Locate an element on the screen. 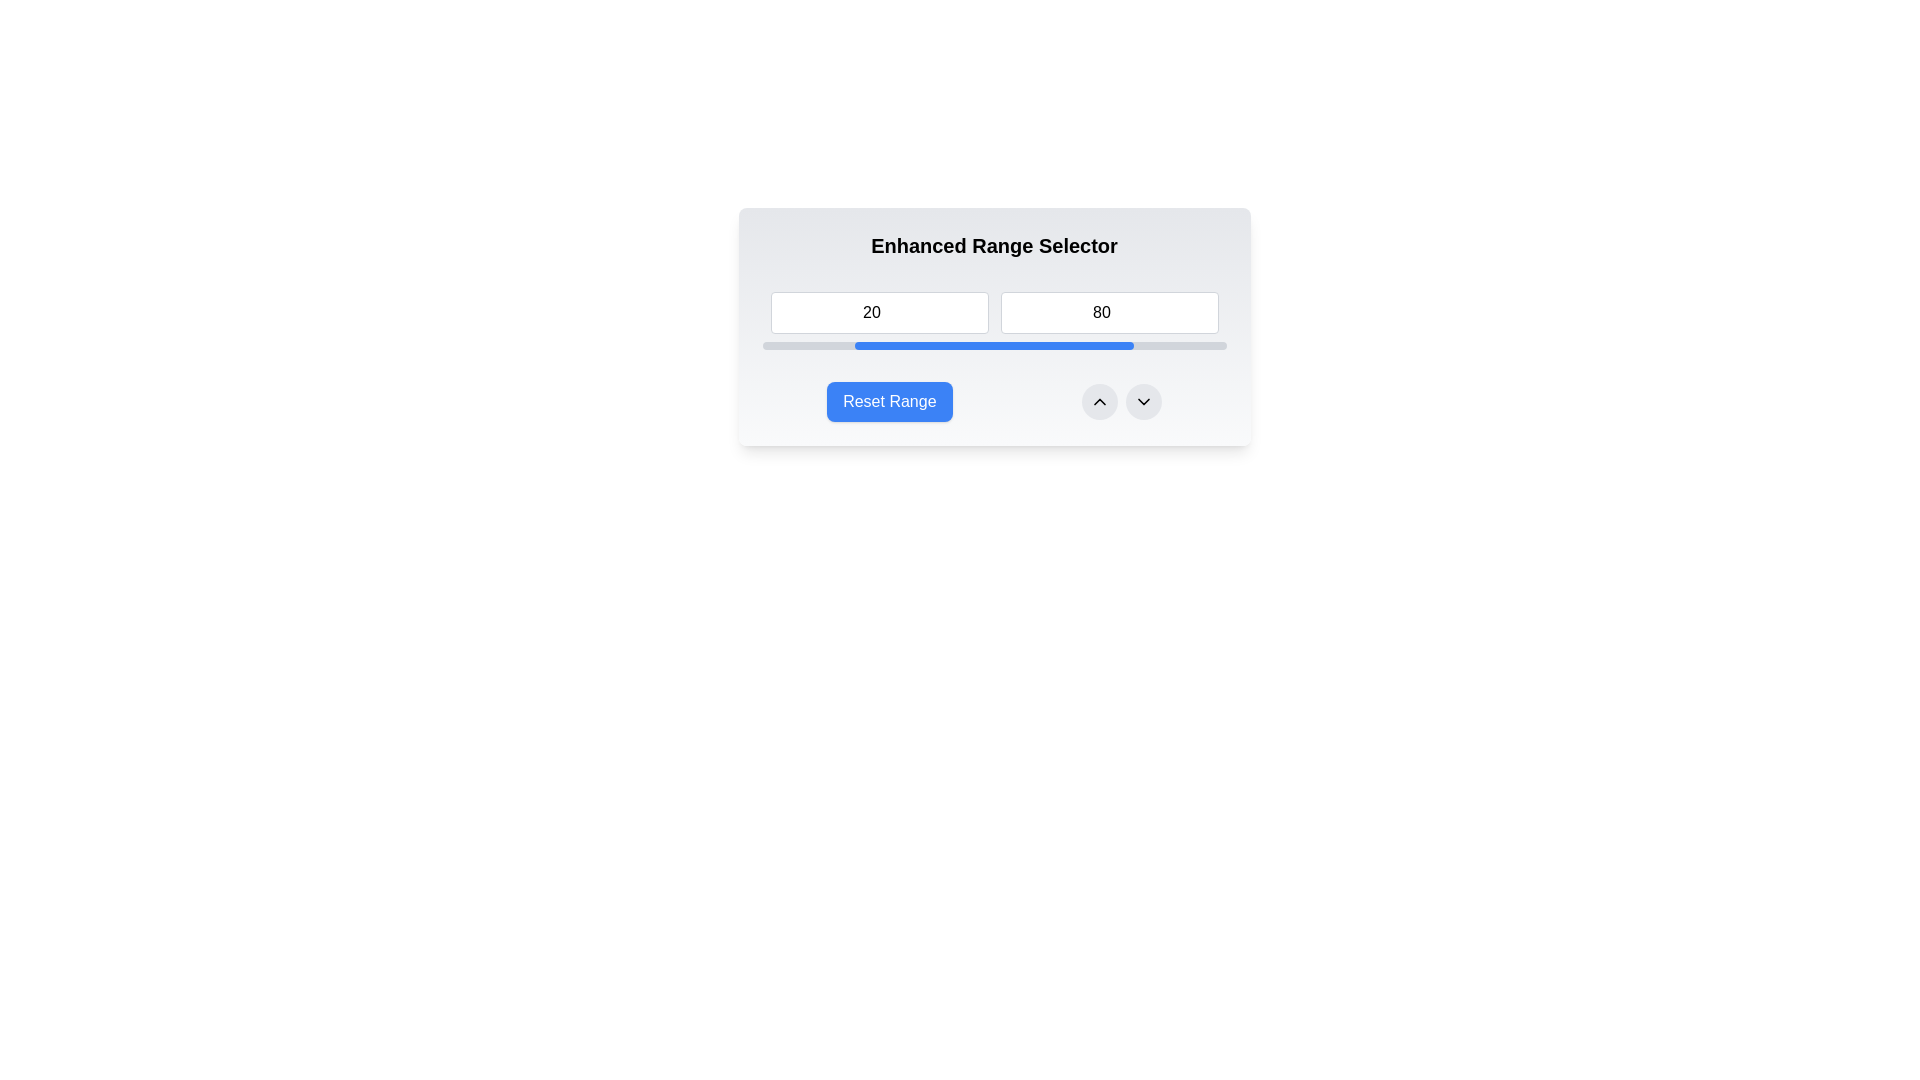  the lower circular button in the complex interactive component to decrement a value is located at coordinates (994, 401).